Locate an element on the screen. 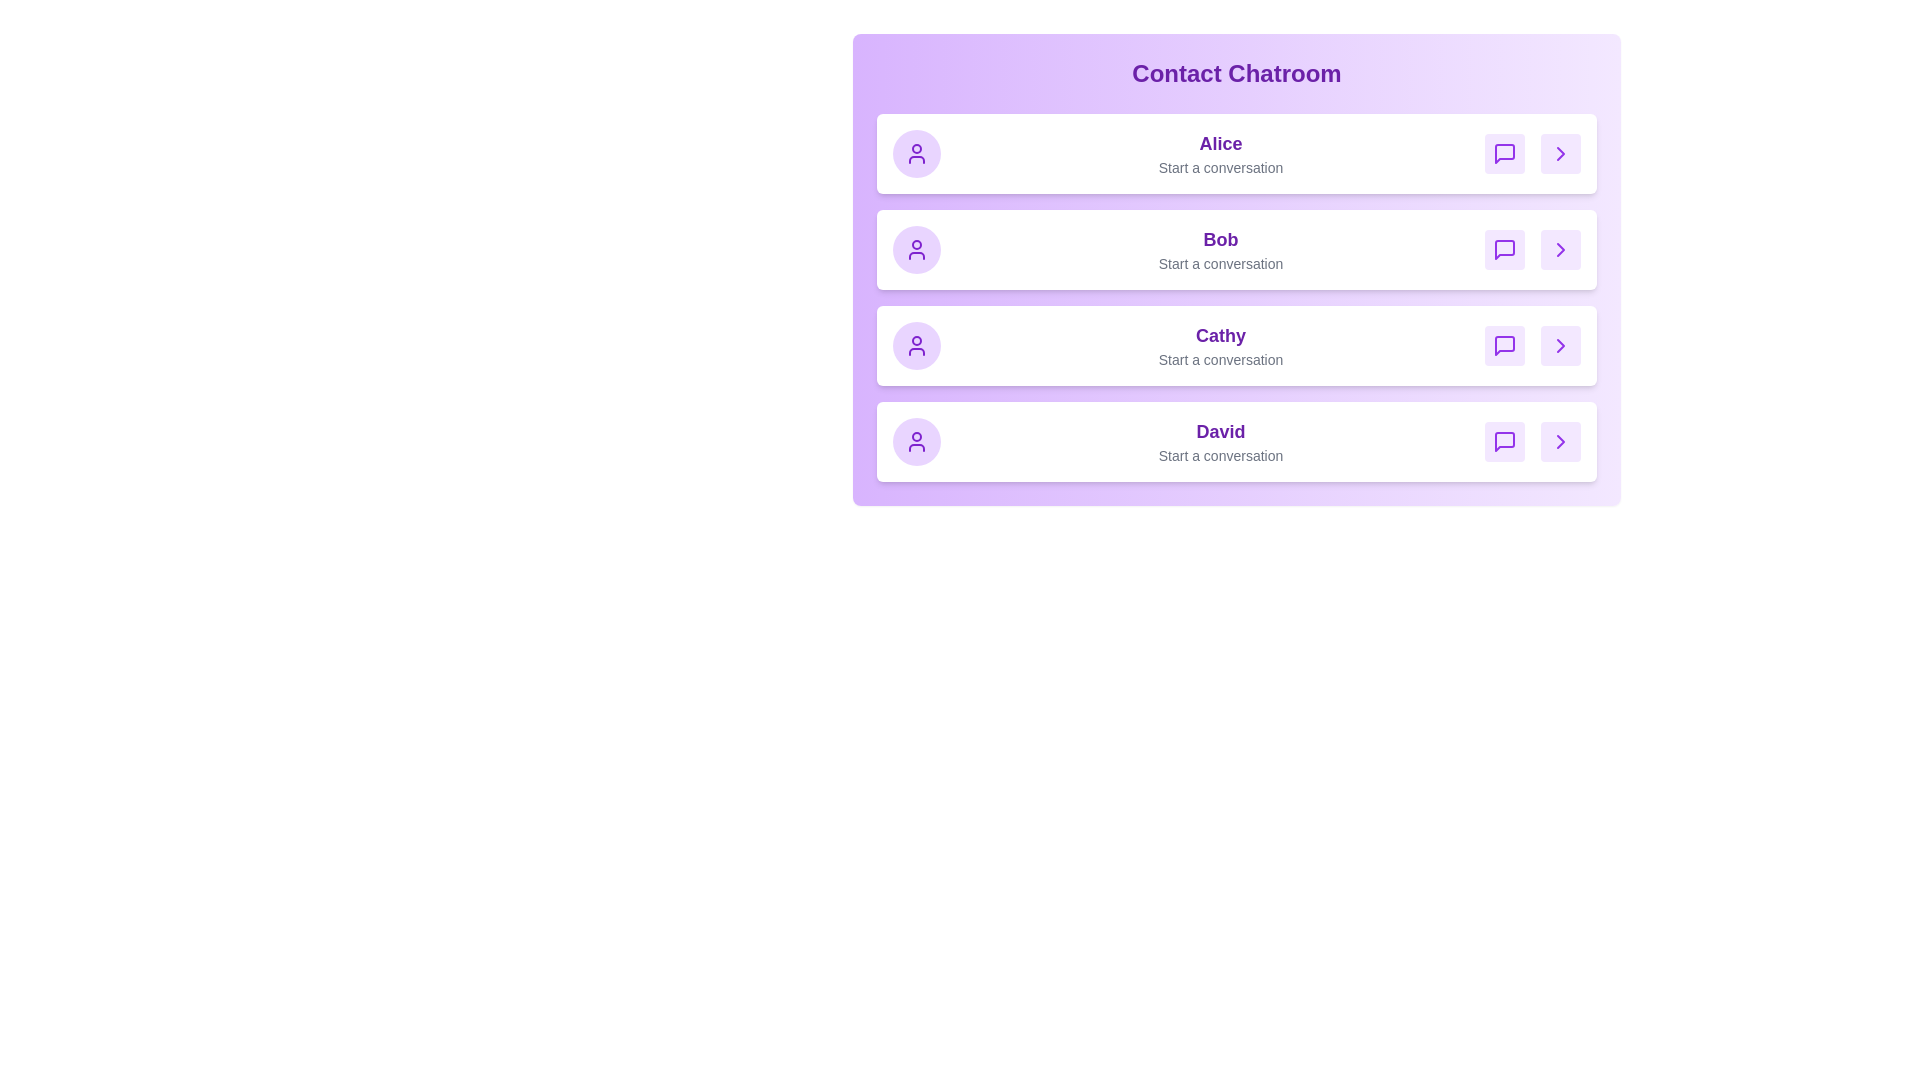  arrow icon for Cathy to view more details is located at coordinates (1559, 345).